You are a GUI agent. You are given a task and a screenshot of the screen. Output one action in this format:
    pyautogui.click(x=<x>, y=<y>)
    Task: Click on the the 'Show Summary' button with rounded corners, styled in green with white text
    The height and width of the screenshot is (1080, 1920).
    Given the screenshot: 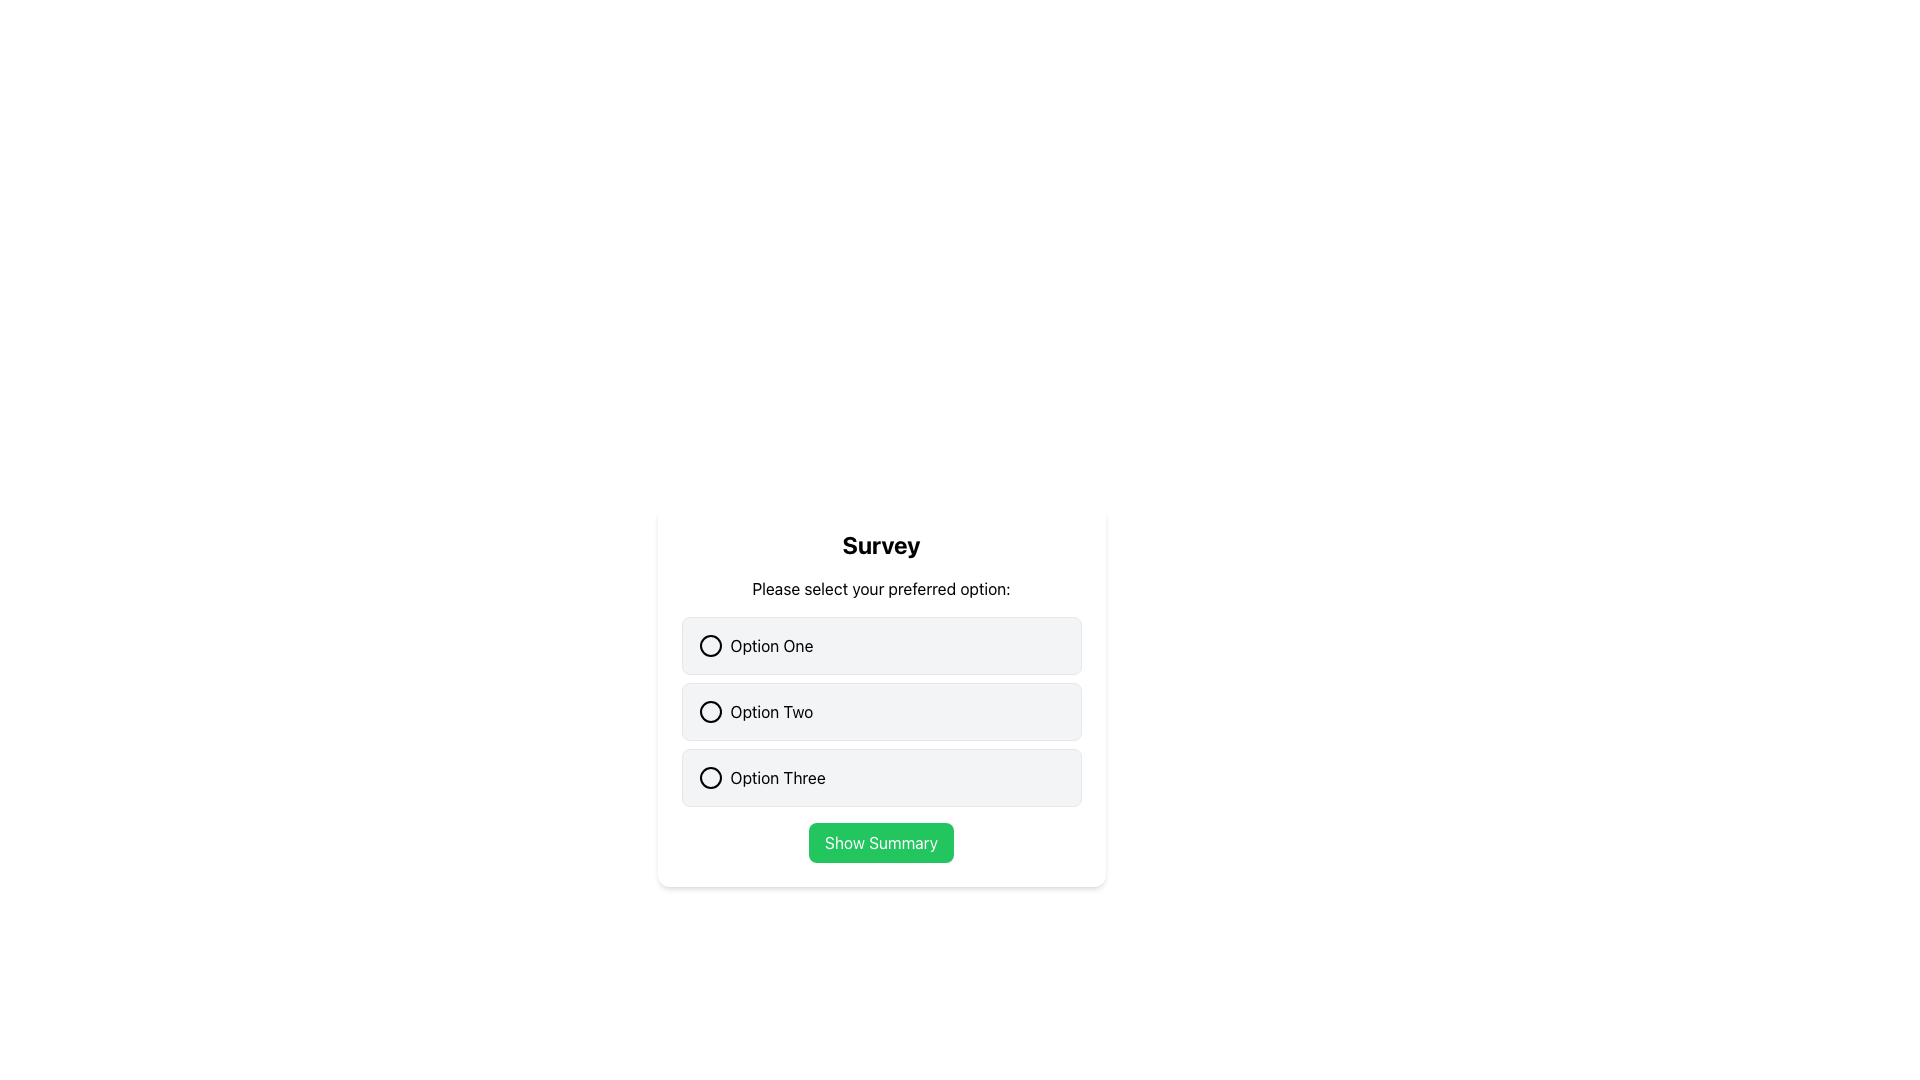 What is the action you would take?
    pyautogui.click(x=880, y=843)
    